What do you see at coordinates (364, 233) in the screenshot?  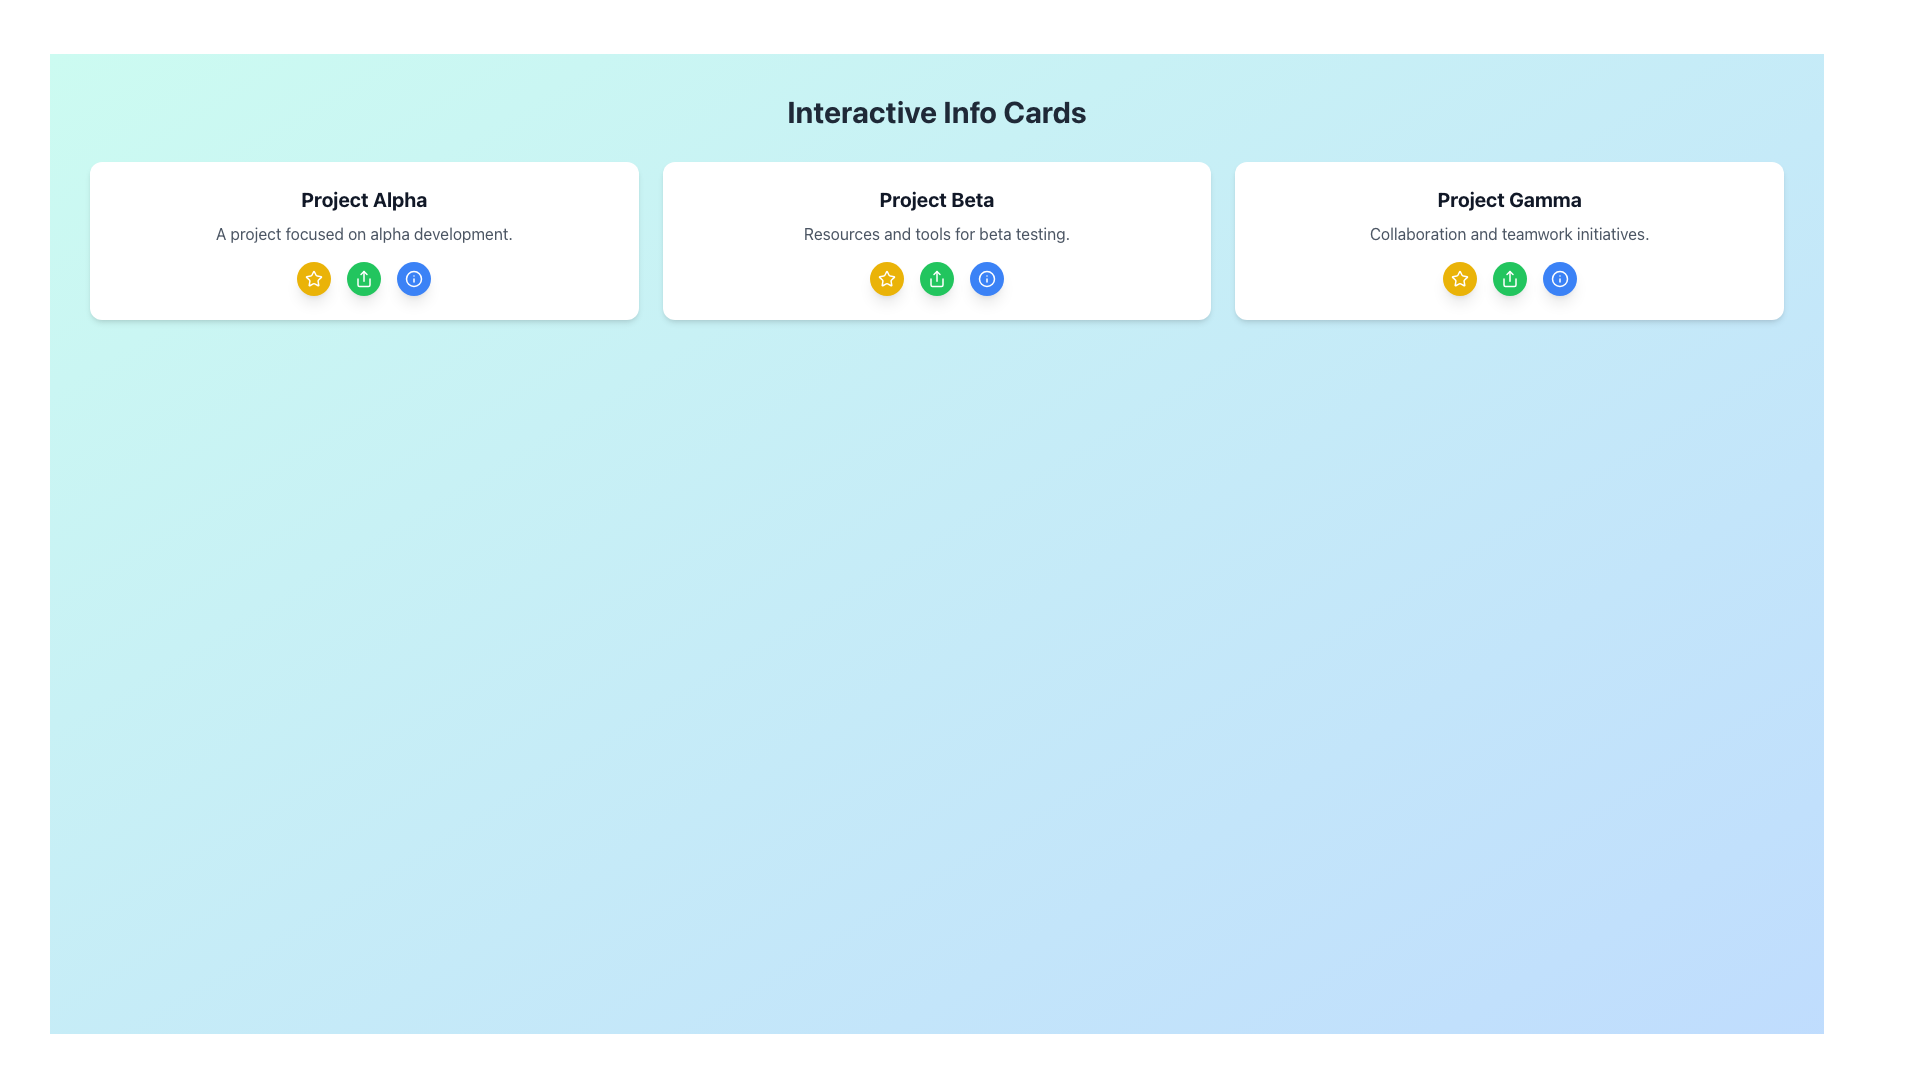 I see `description text located within the 'Project Alpha' card, situated below the title text 'Project Alpha' and above three interactive icons` at bounding box center [364, 233].